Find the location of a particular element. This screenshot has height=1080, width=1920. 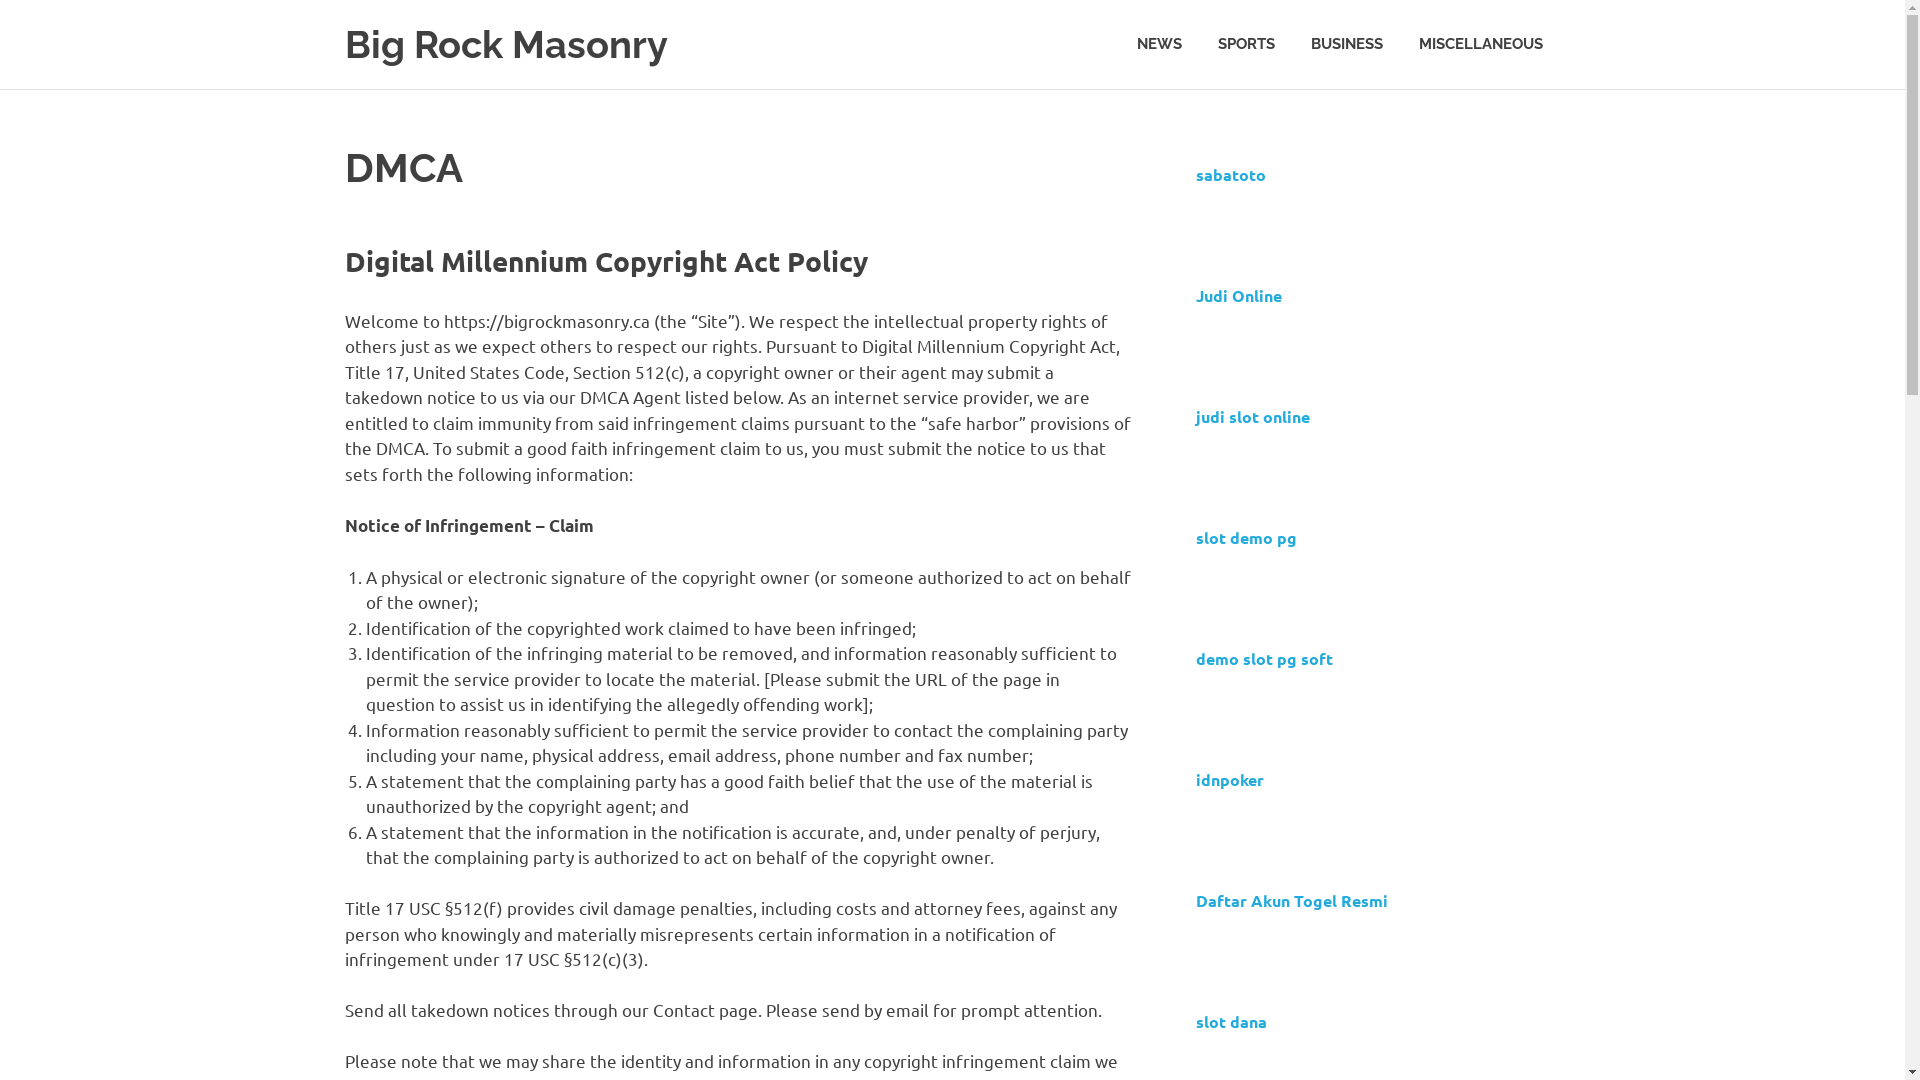

'MISCELLANEOUS' is located at coordinates (1479, 44).